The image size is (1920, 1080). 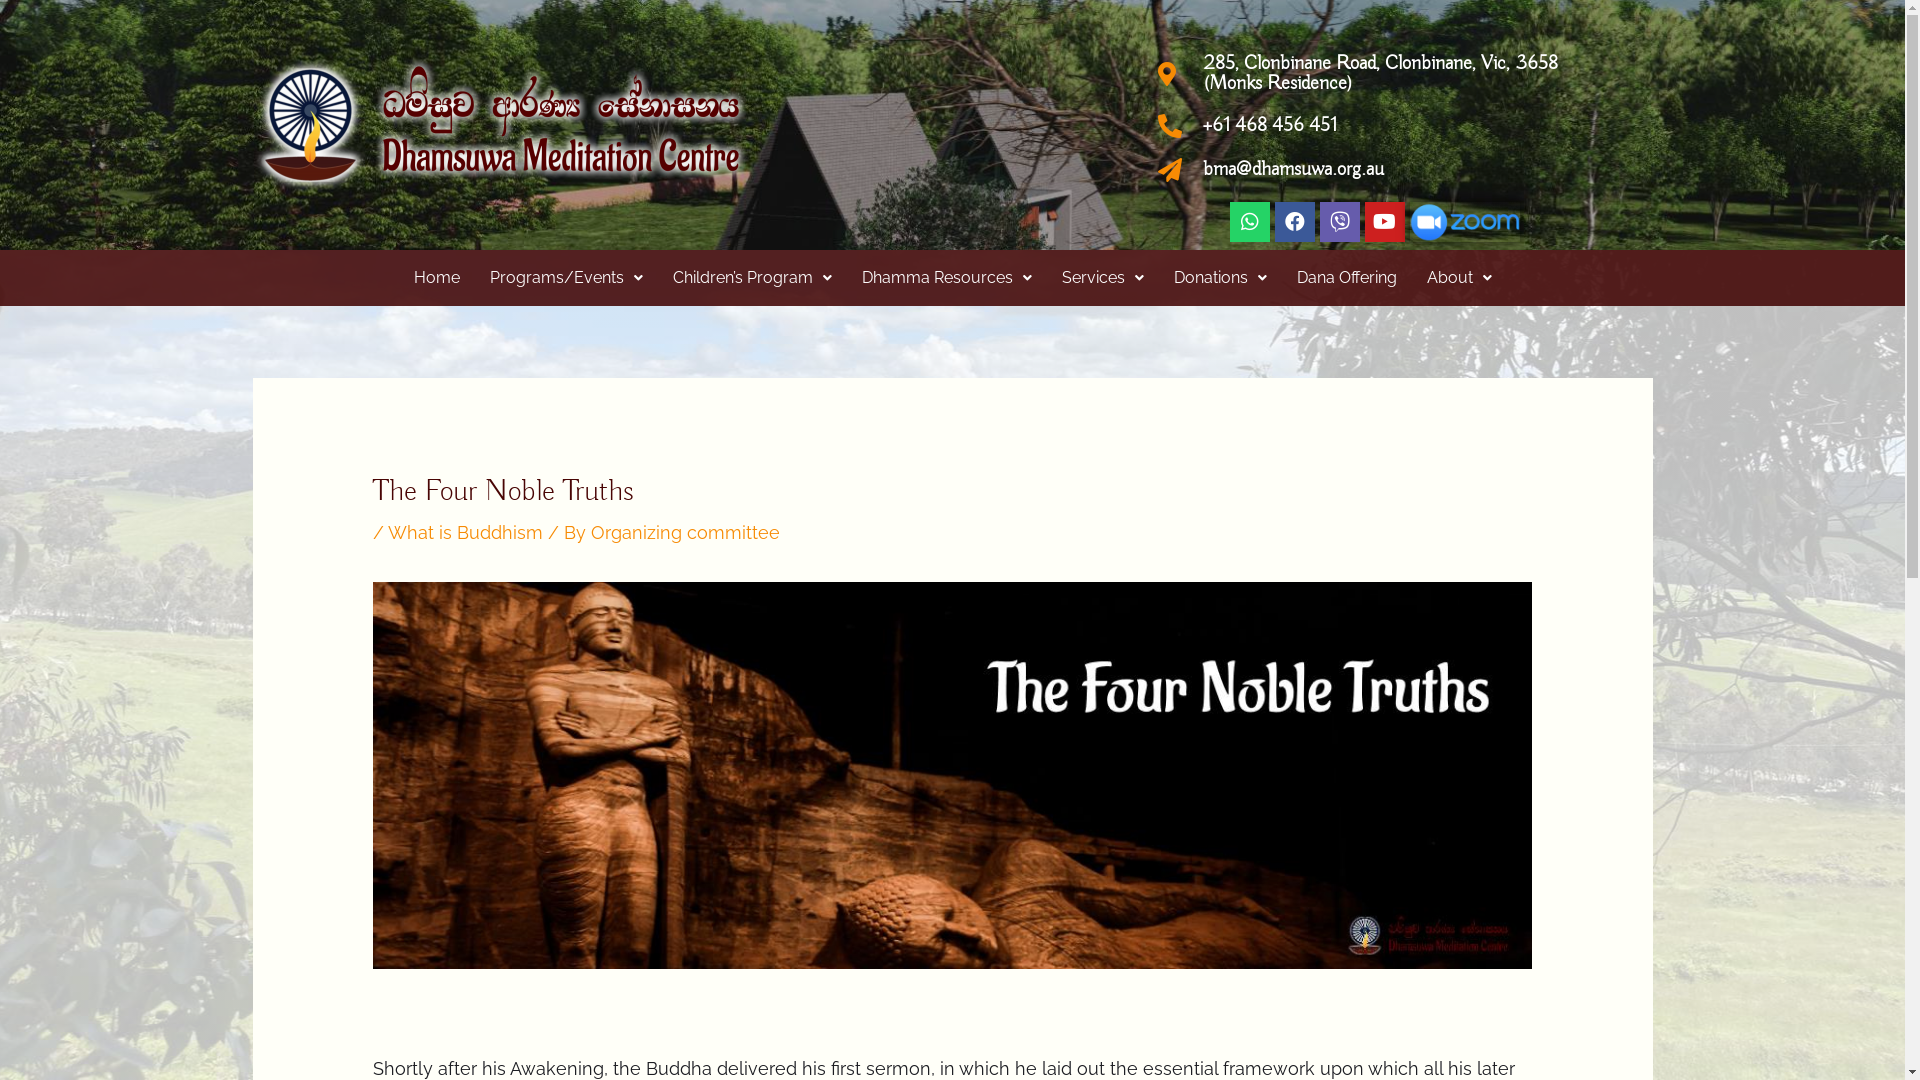 I want to click on 'zoom_log side x50', so click(x=1464, y=222).